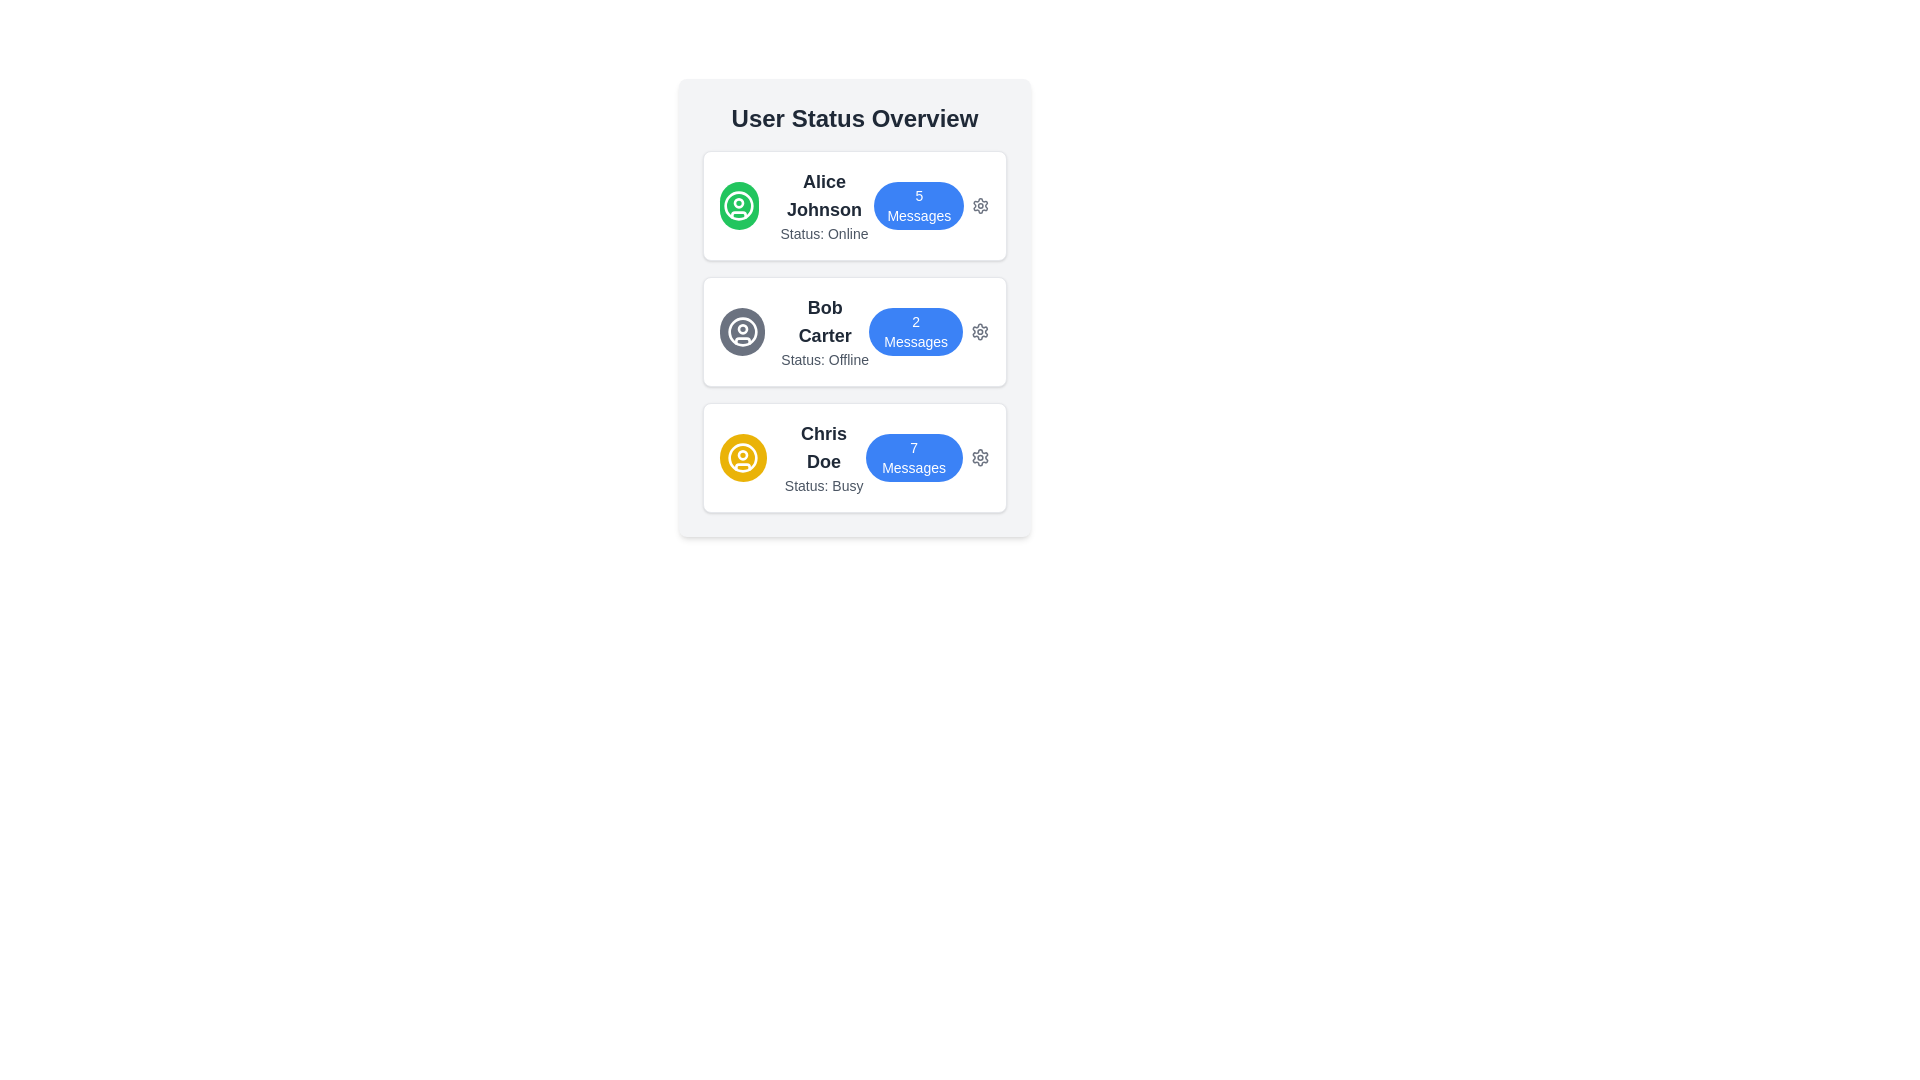 Image resolution: width=1920 pixels, height=1080 pixels. Describe the element at coordinates (742, 458) in the screenshot. I see `the user icon representing 'Chris Doe', located in the third row of the user overview list, aligned to the left` at that location.